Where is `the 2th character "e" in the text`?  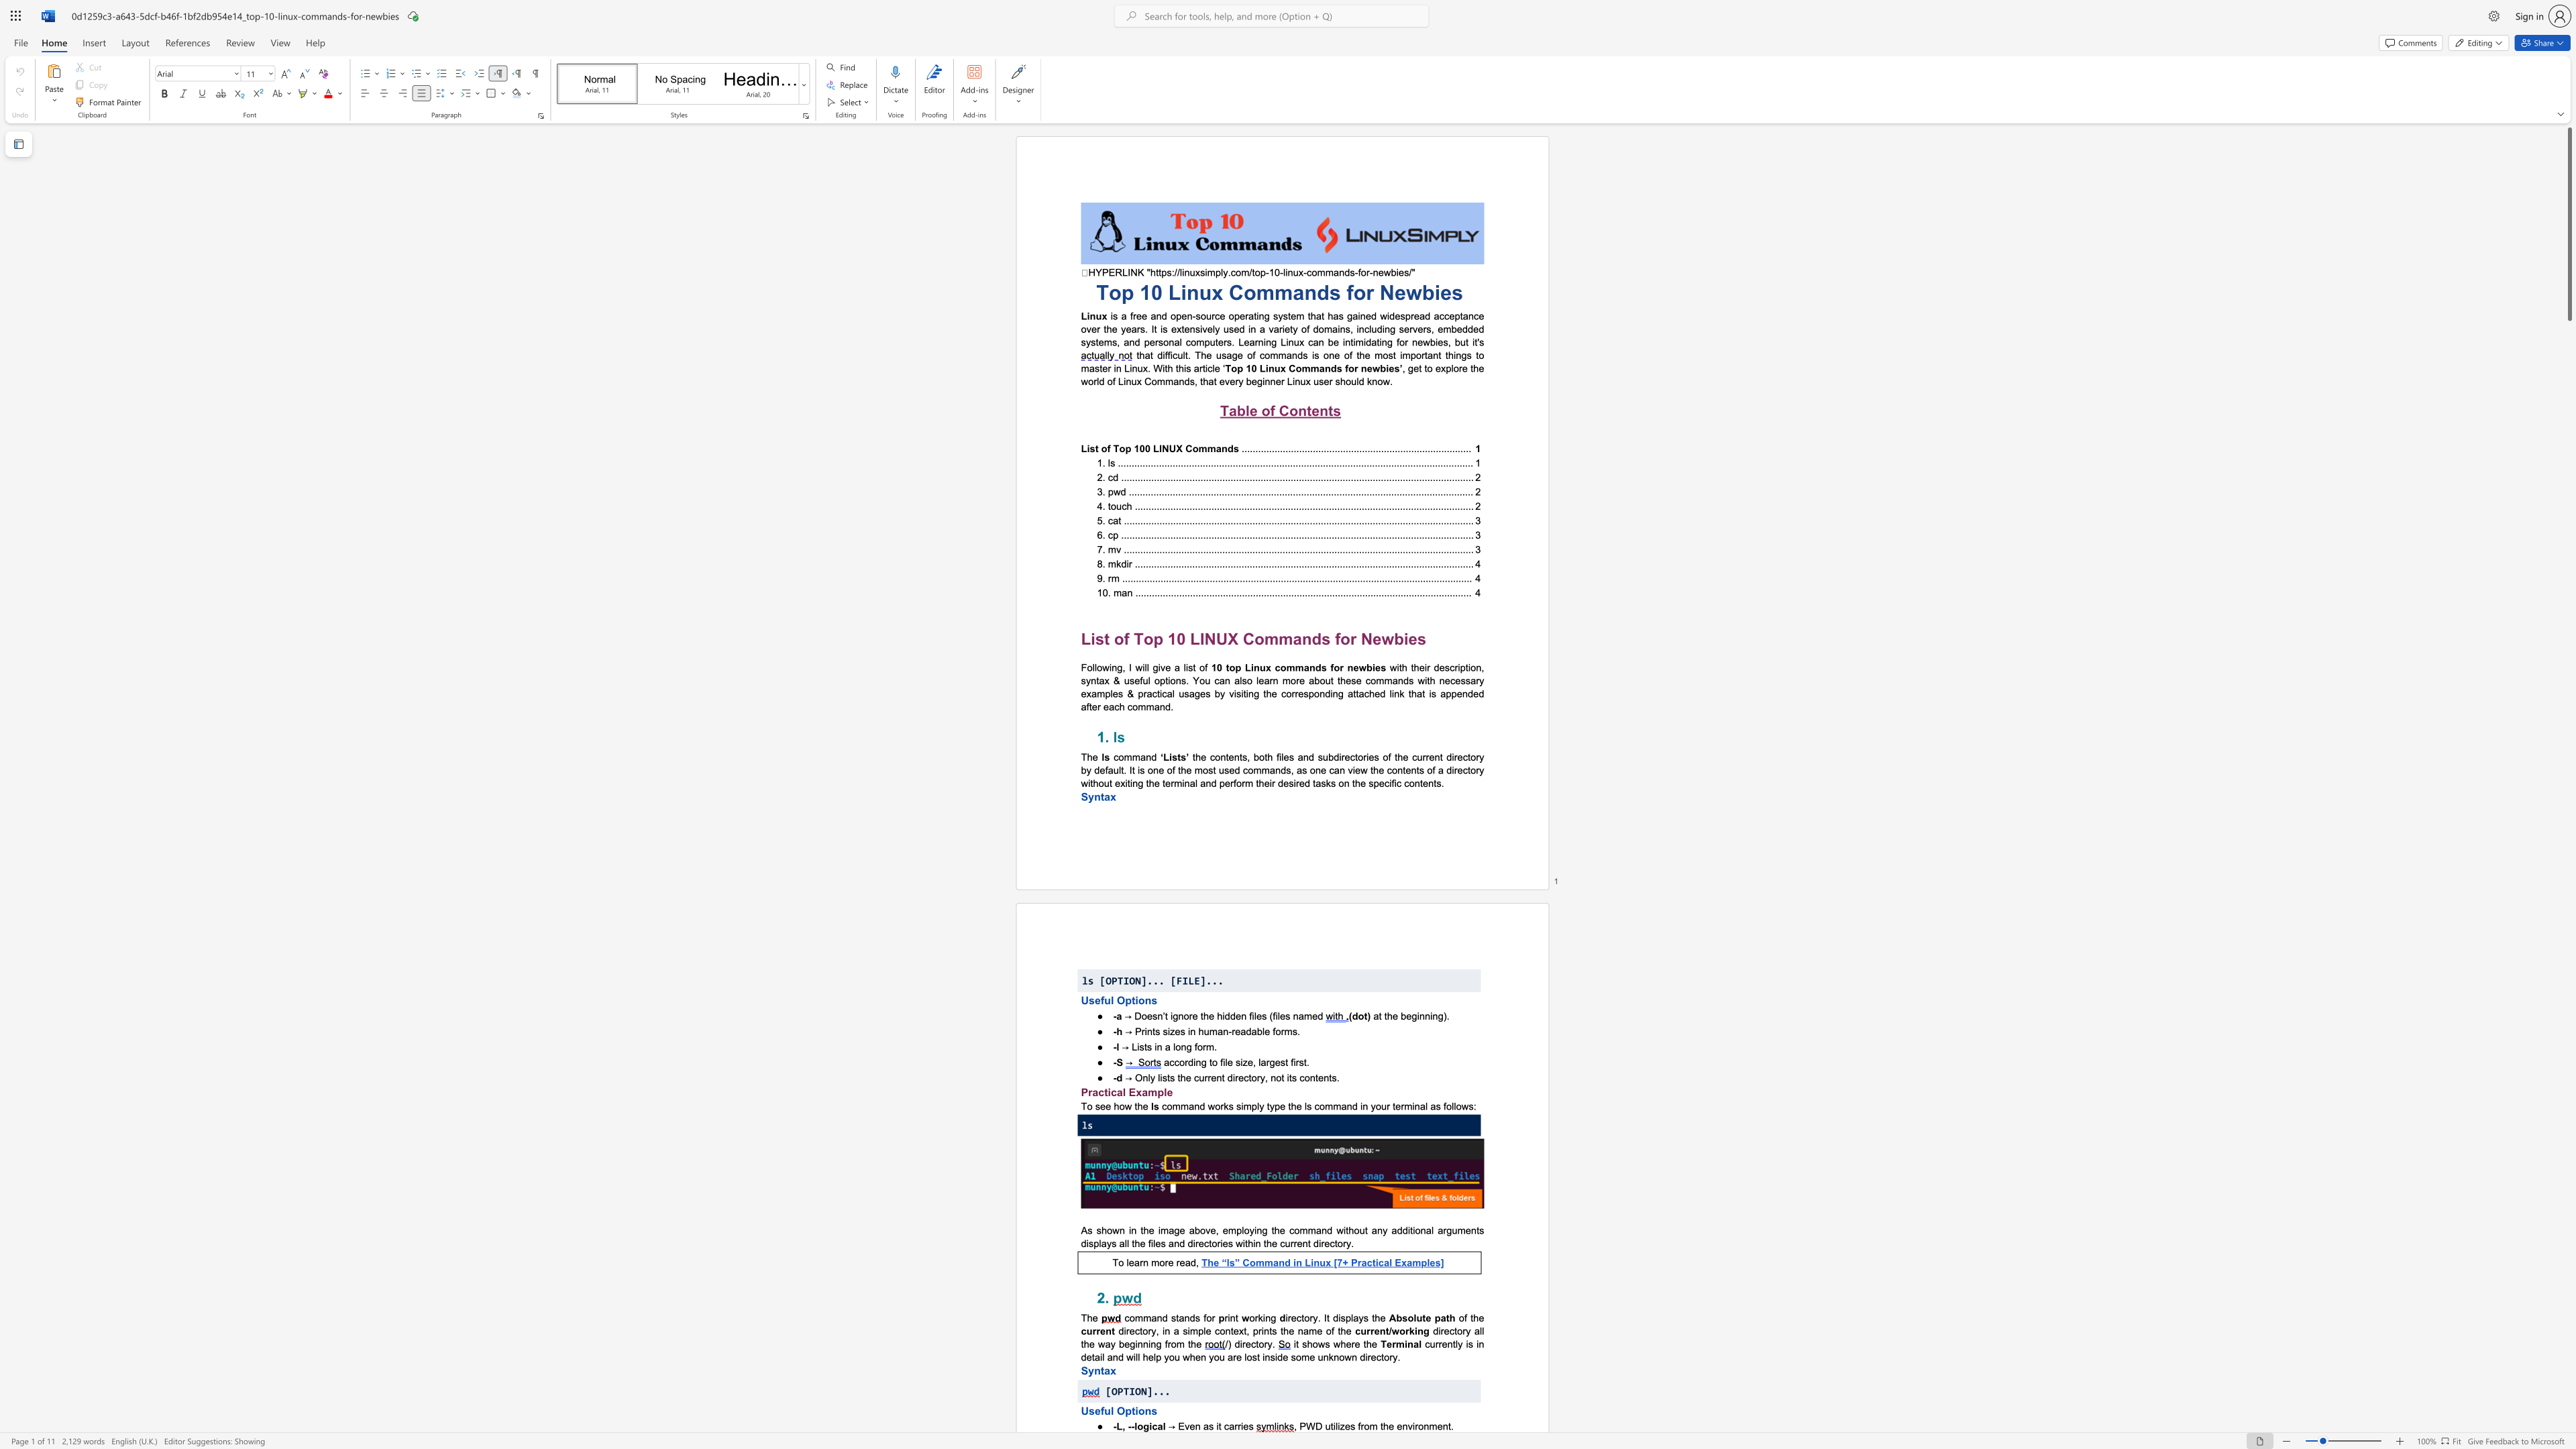
the 2th character "e" in the text is located at coordinates (1315, 410).